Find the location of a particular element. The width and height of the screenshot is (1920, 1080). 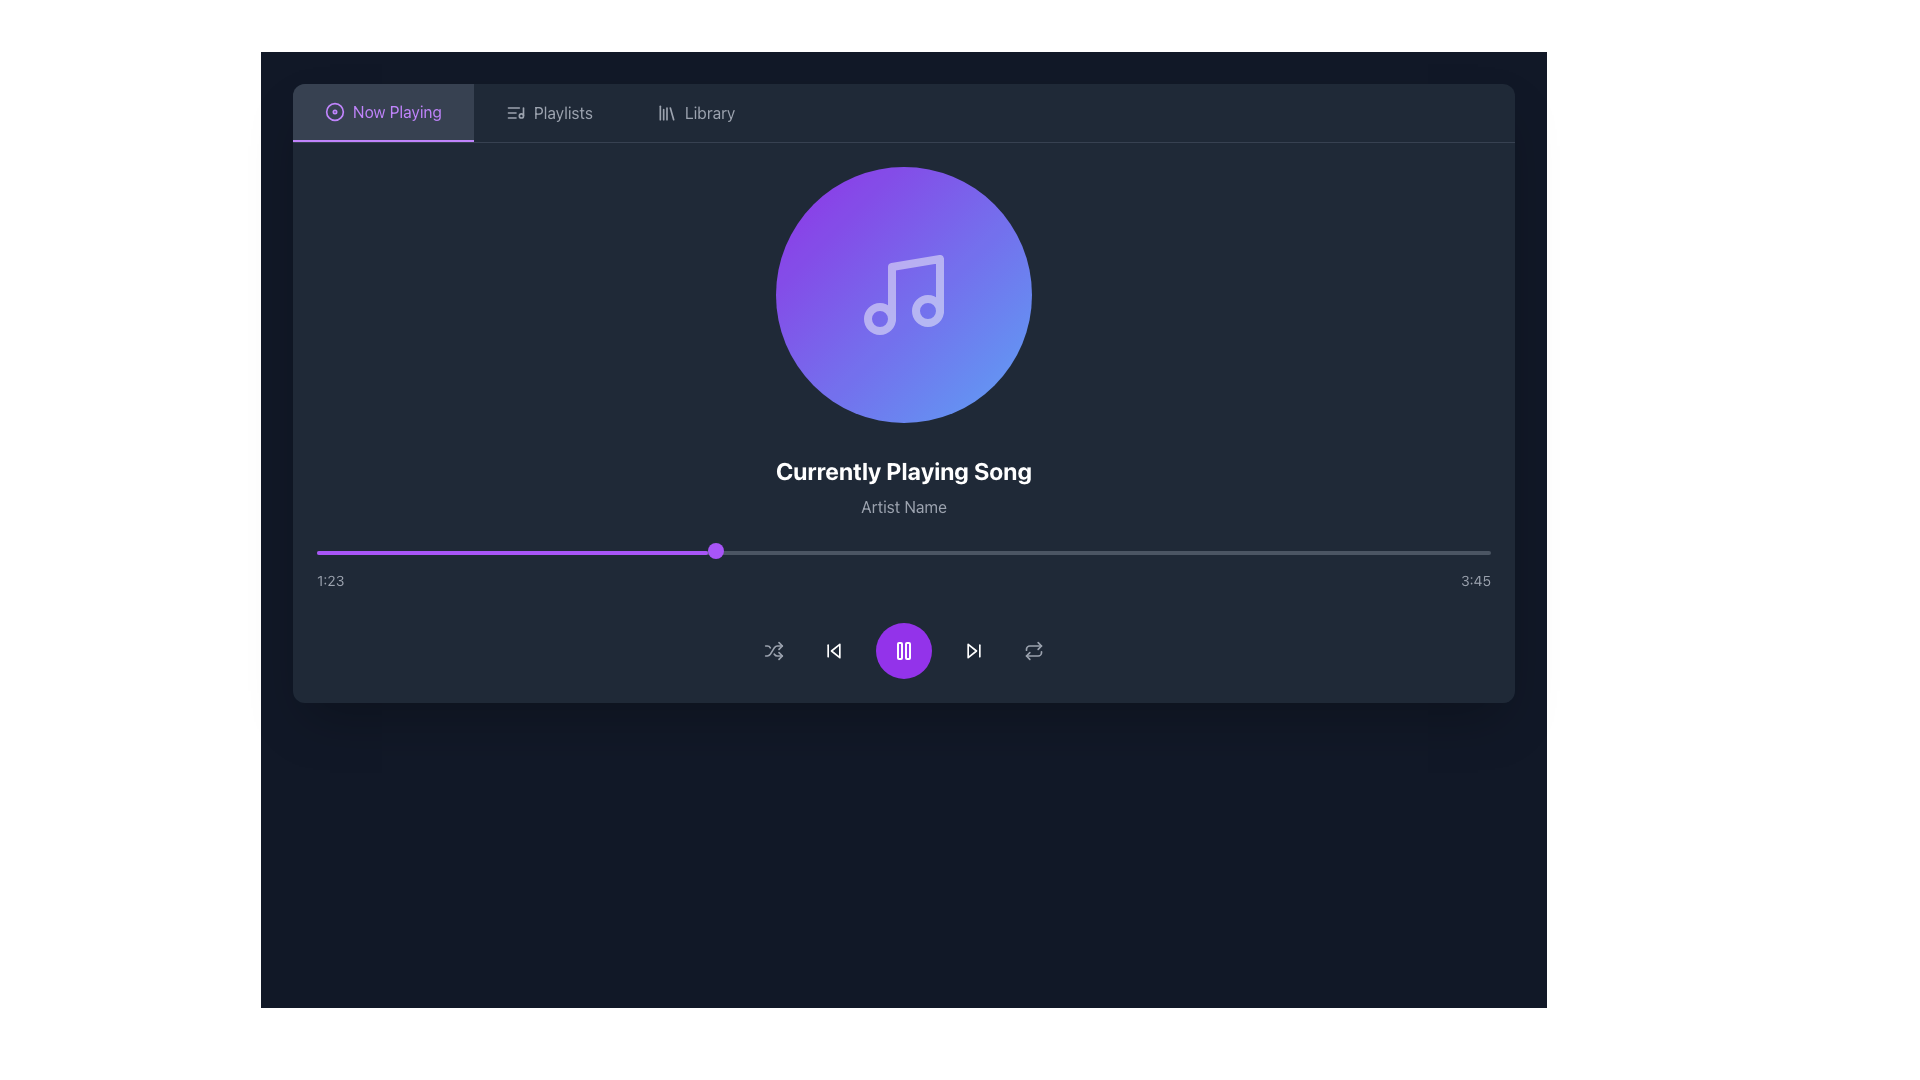

the navigational menu item labeled 'Library' located in the top-right section of the interface is located at coordinates (710, 112).